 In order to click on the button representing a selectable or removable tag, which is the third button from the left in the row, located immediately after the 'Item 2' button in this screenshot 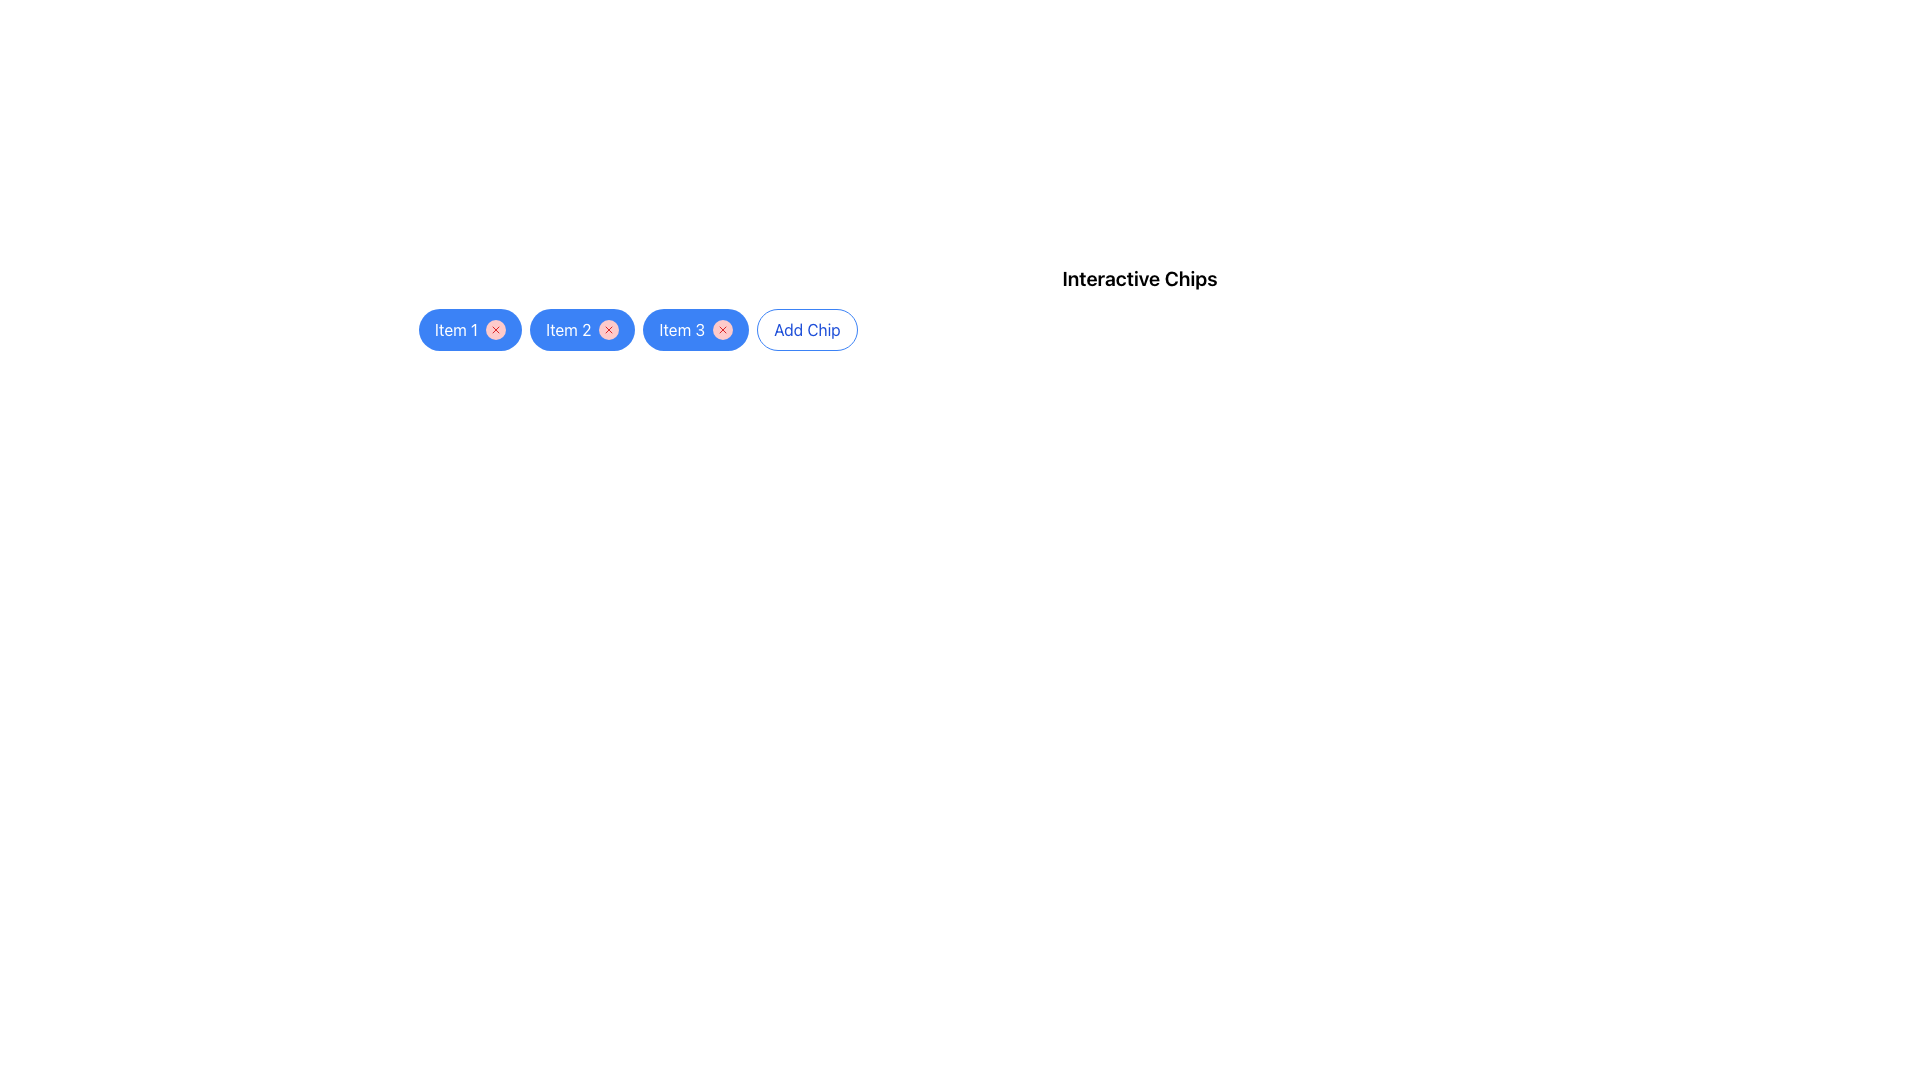, I will do `click(696, 329)`.